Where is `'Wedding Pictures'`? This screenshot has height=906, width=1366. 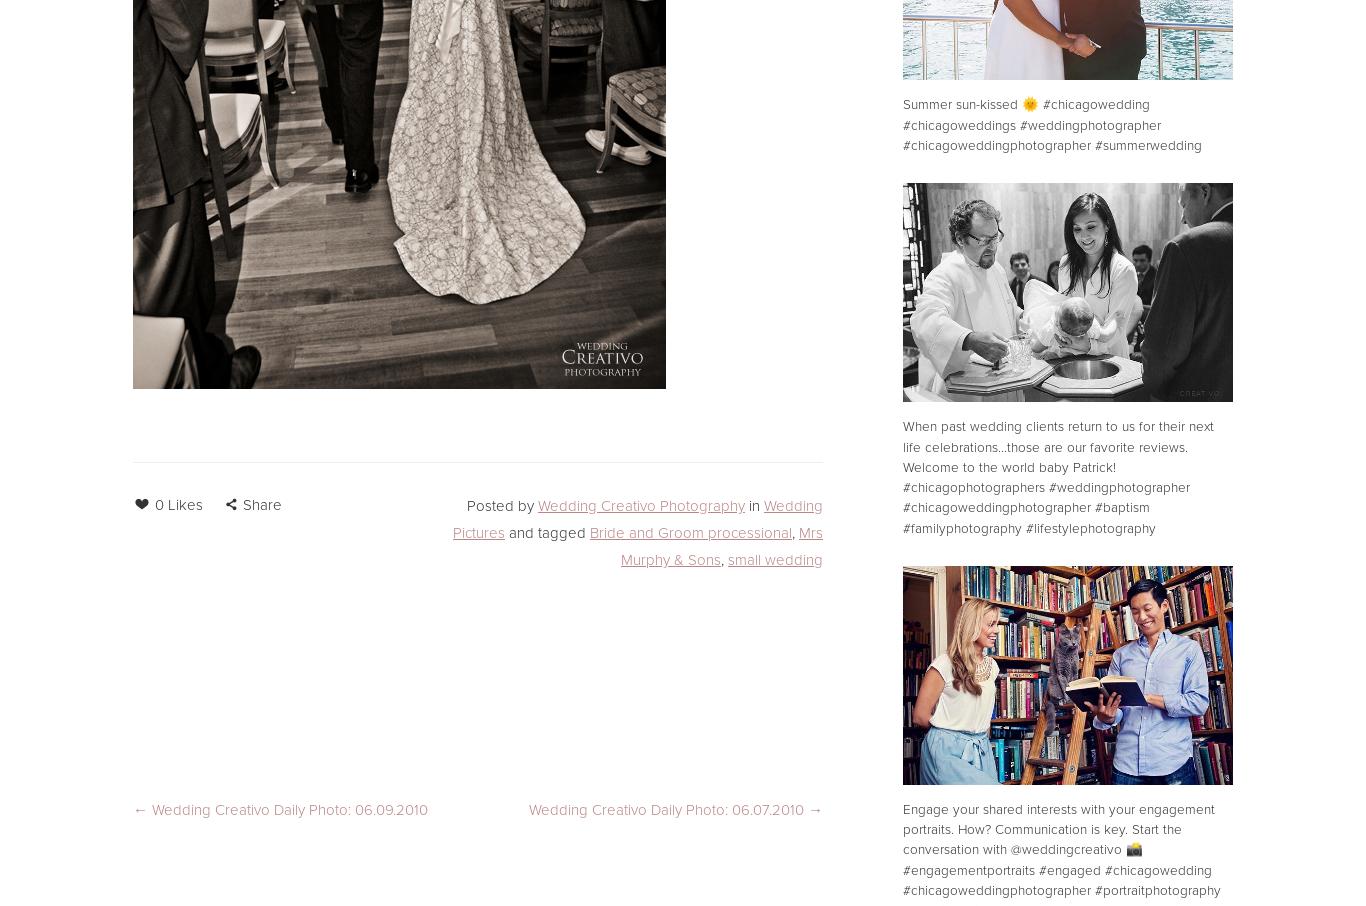 'Wedding Pictures' is located at coordinates (635, 519).